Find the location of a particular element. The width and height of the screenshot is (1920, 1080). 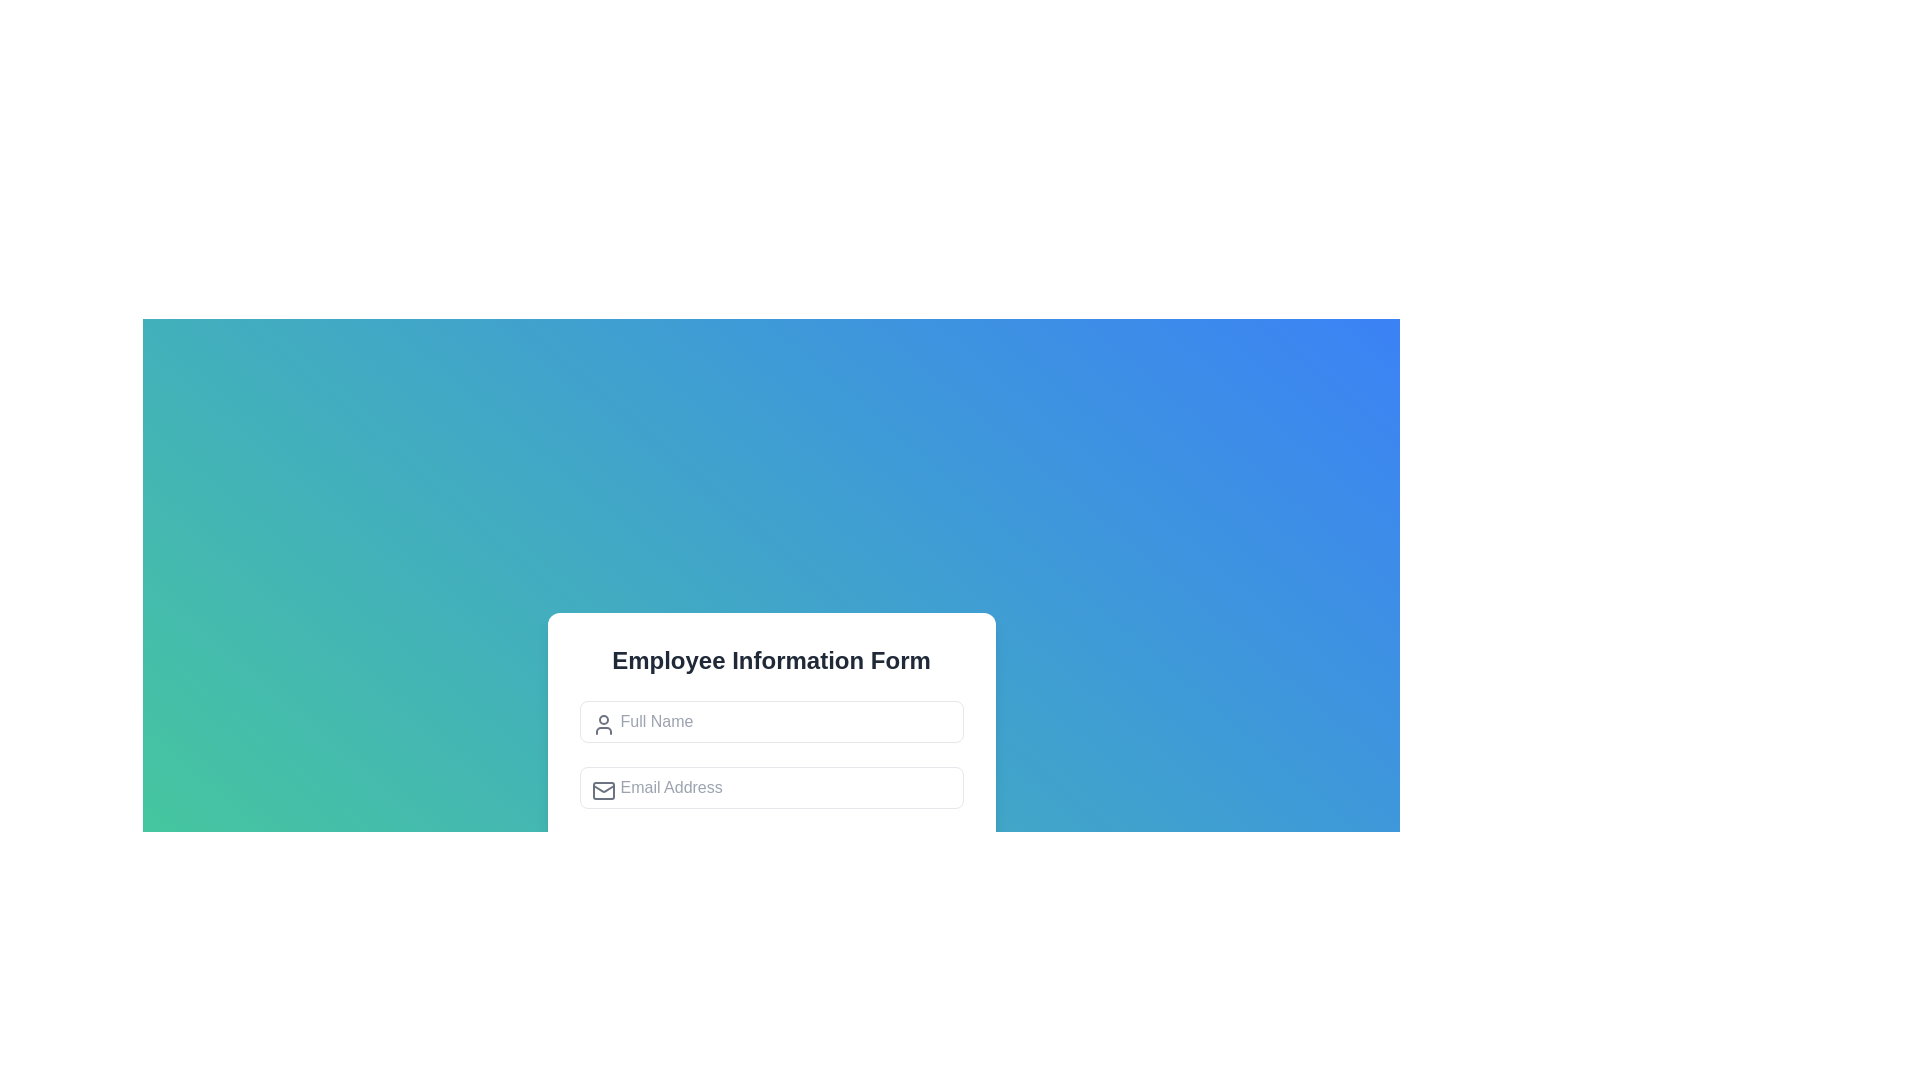

the user icon located to the left of the 'Full Name' input field in the 'Employee Information Form' to understand its indicative purpose is located at coordinates (602, 725).